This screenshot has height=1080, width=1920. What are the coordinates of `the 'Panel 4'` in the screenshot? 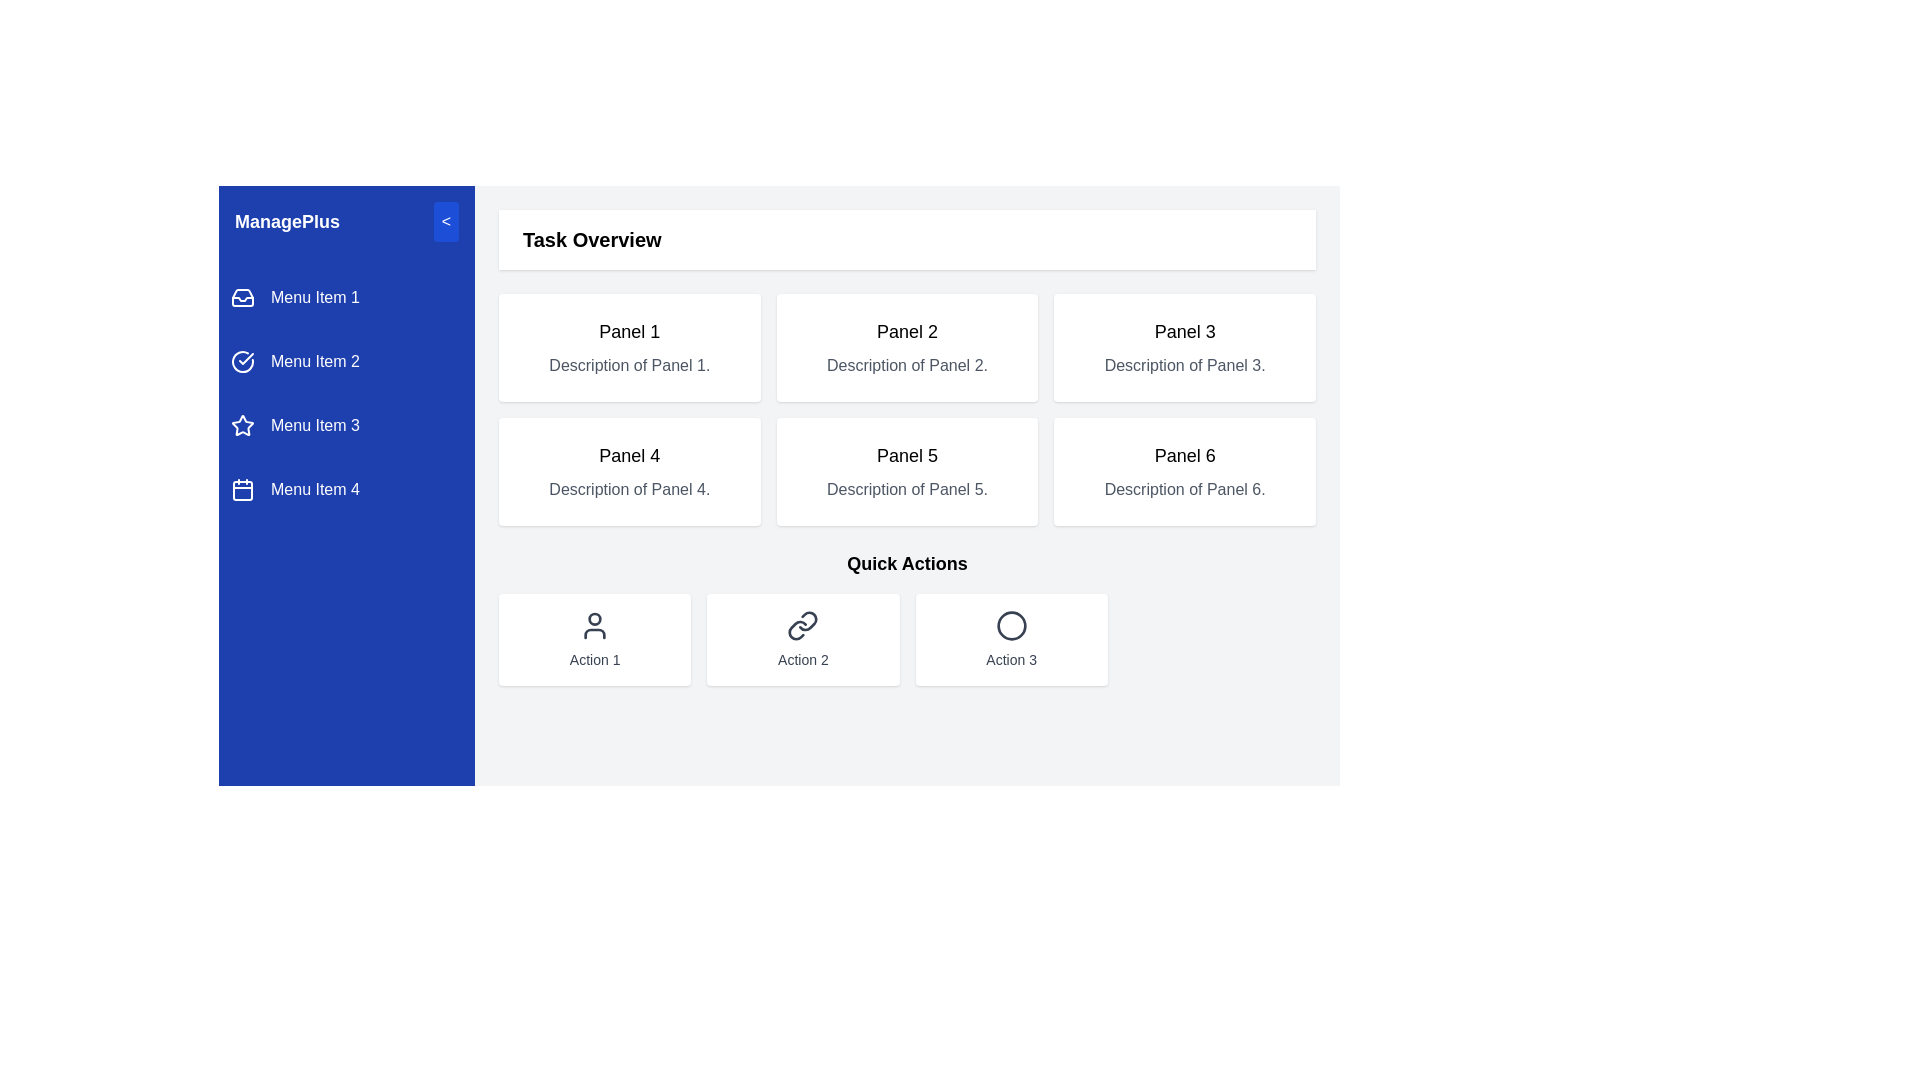 It's located at (628, 471).